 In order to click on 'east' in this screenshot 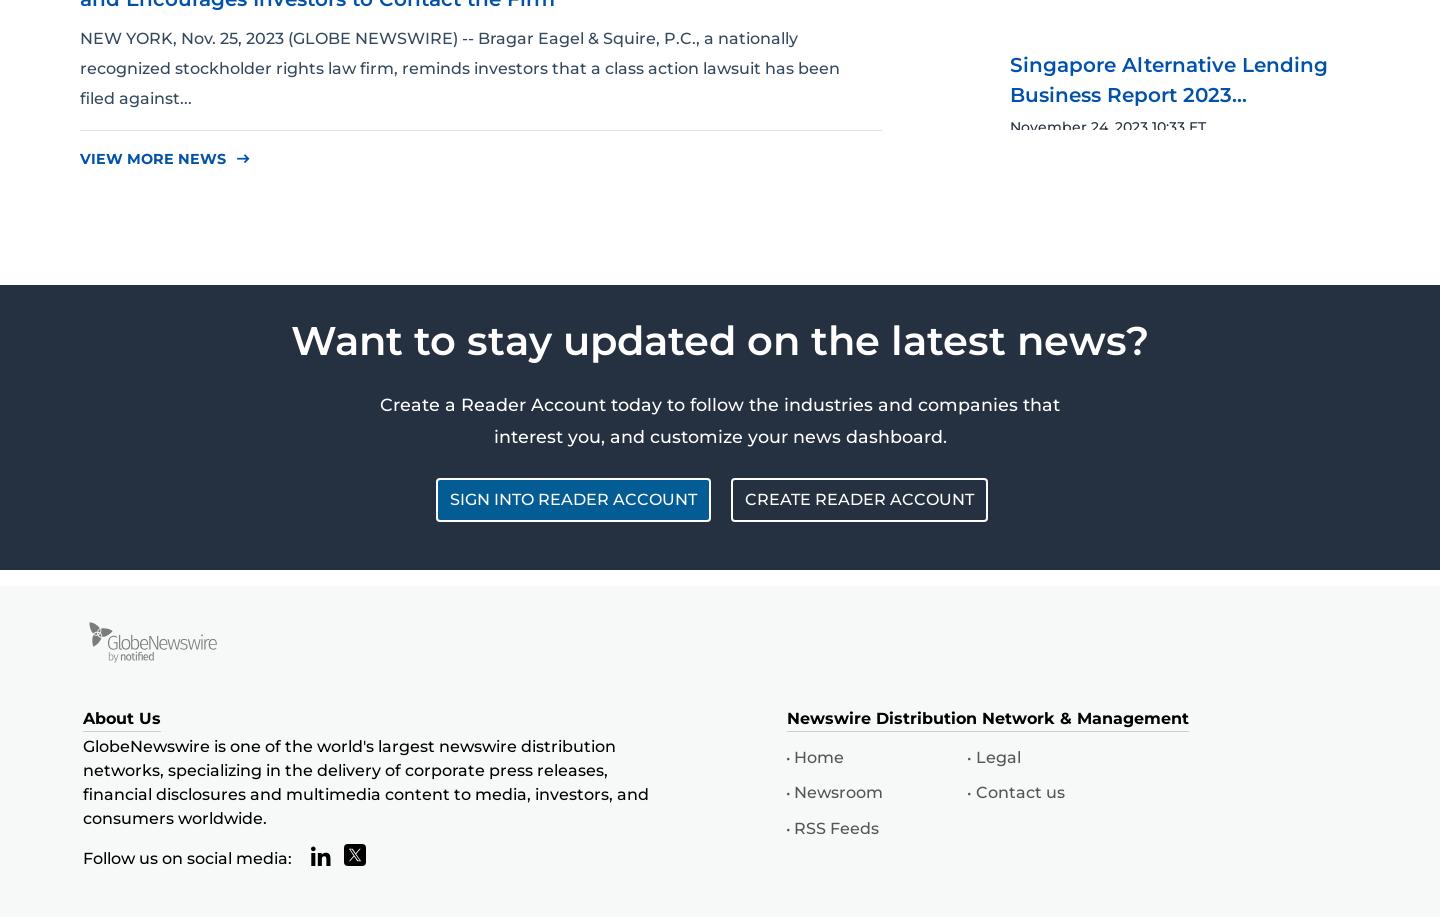, I will do `click(236, 157)`.